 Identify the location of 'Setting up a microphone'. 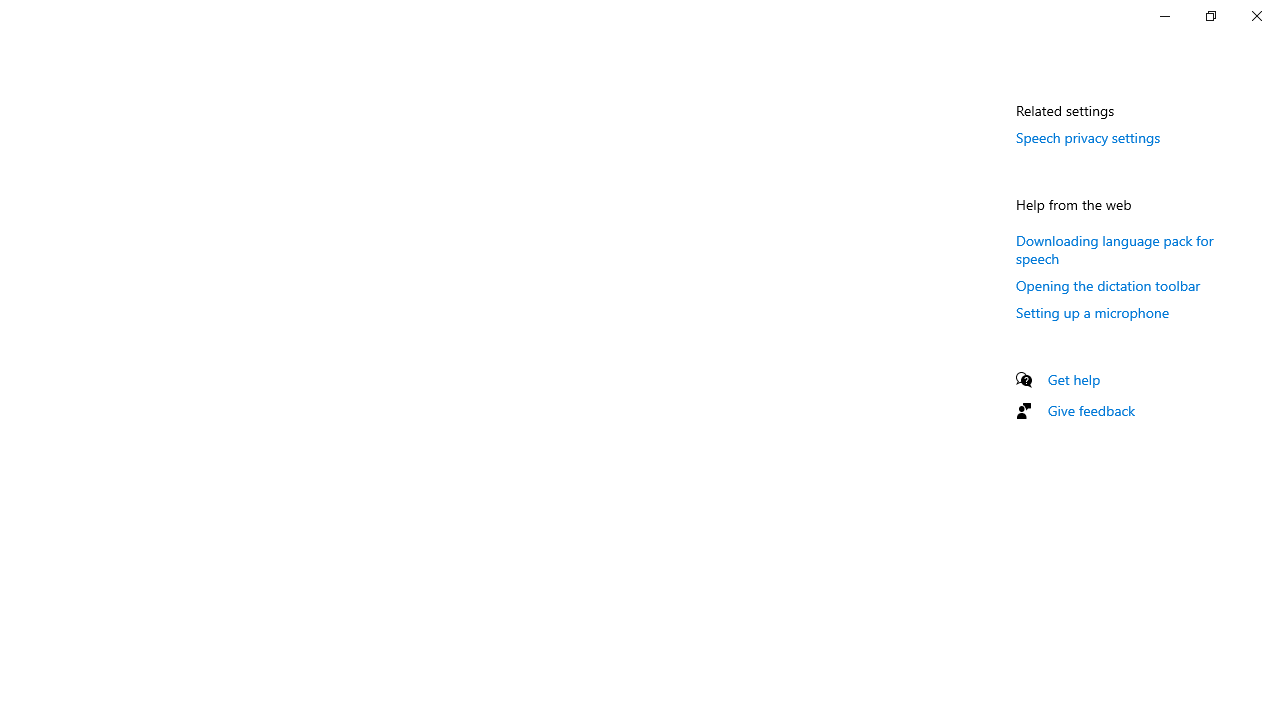
(1092, 312).